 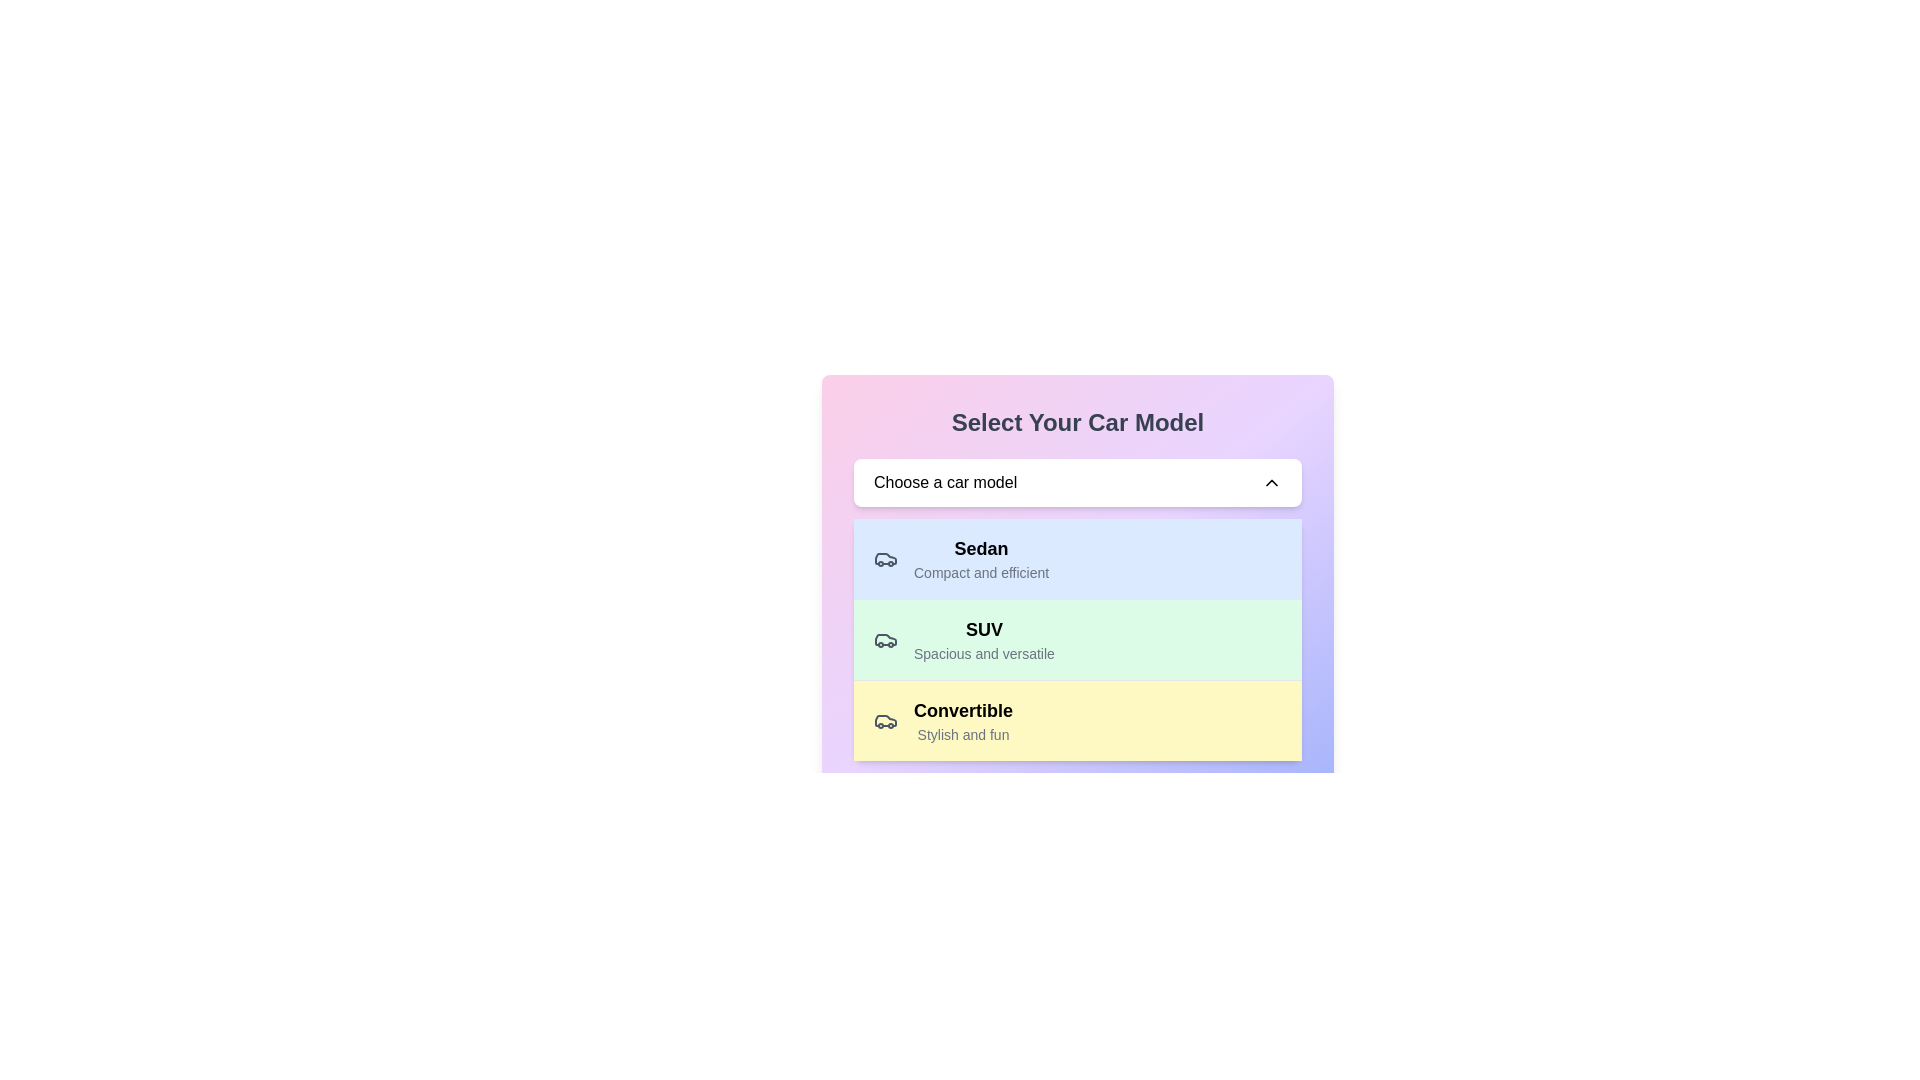 I want to click on the static car icon representing the SUV option in the dropdown menu, which is a non-interactive graphical representation, so click(x=885, y=640).